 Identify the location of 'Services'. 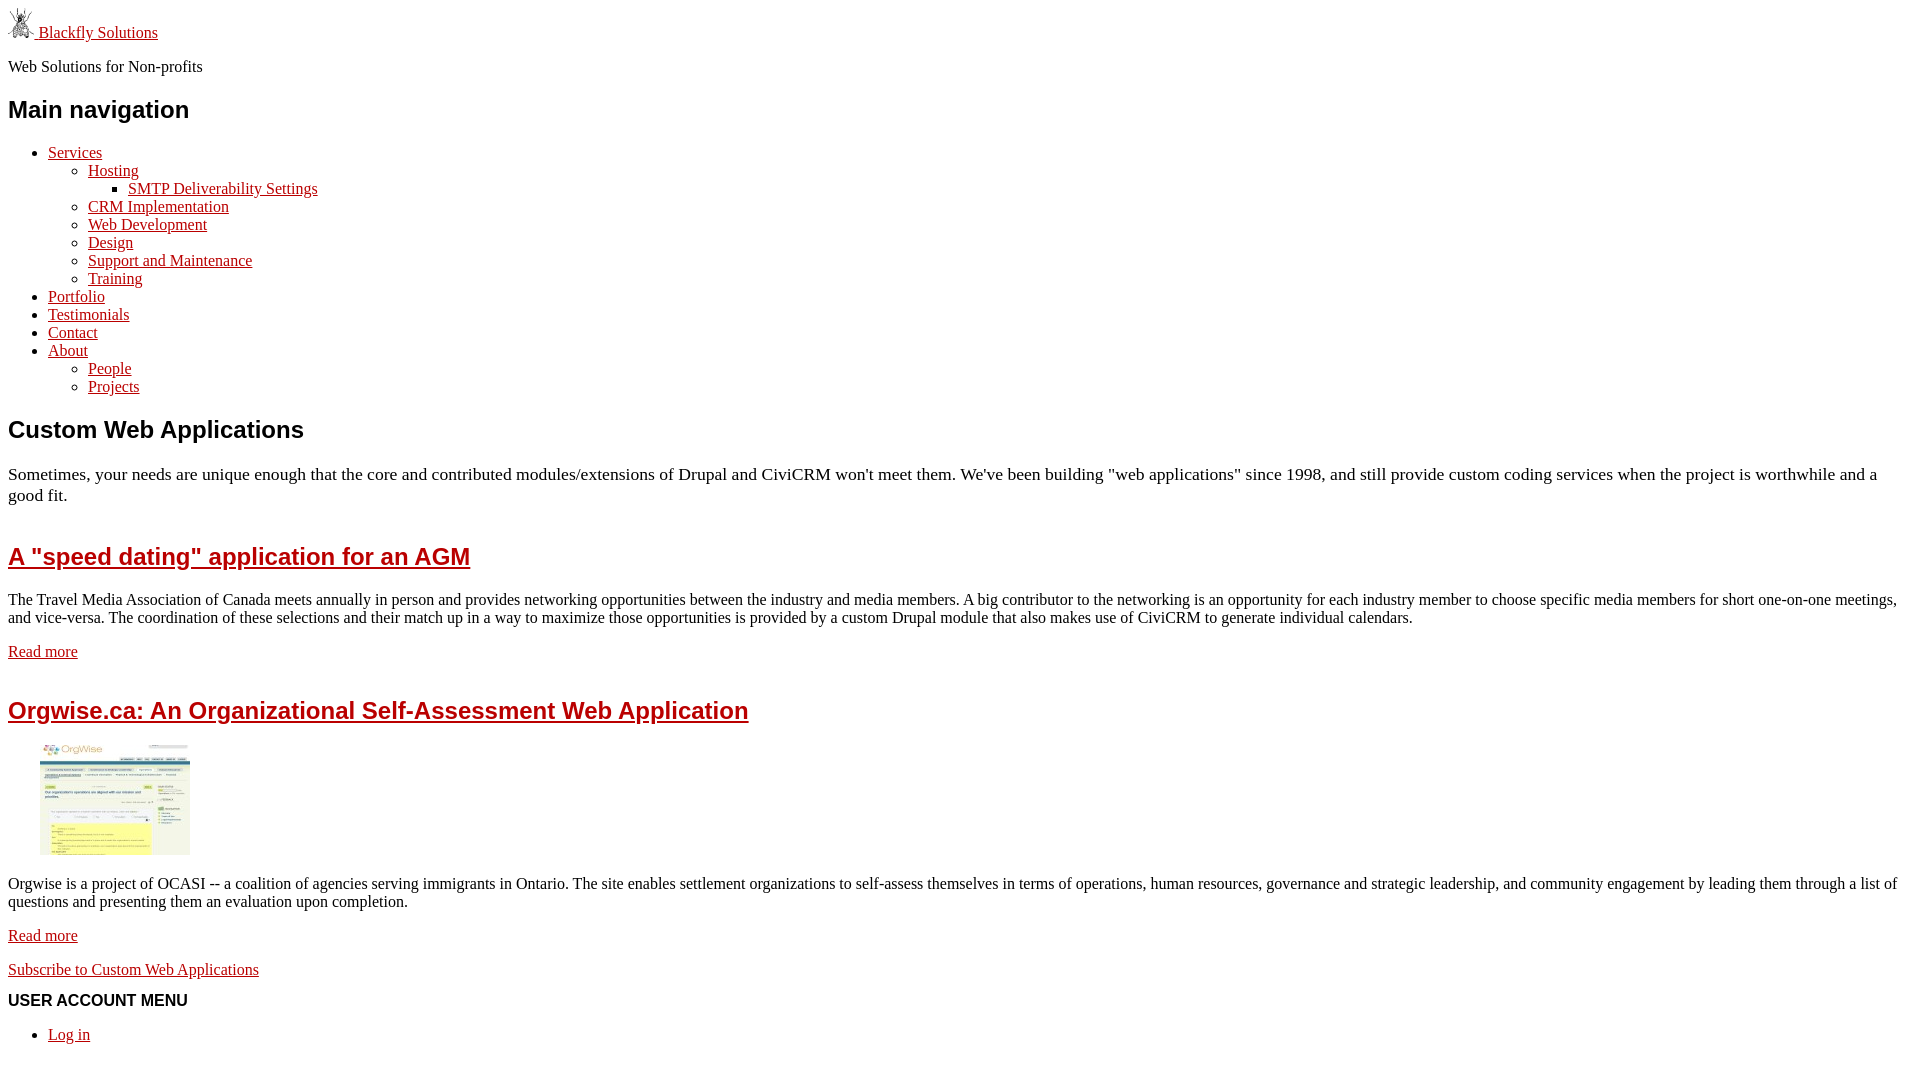
(48, 151).